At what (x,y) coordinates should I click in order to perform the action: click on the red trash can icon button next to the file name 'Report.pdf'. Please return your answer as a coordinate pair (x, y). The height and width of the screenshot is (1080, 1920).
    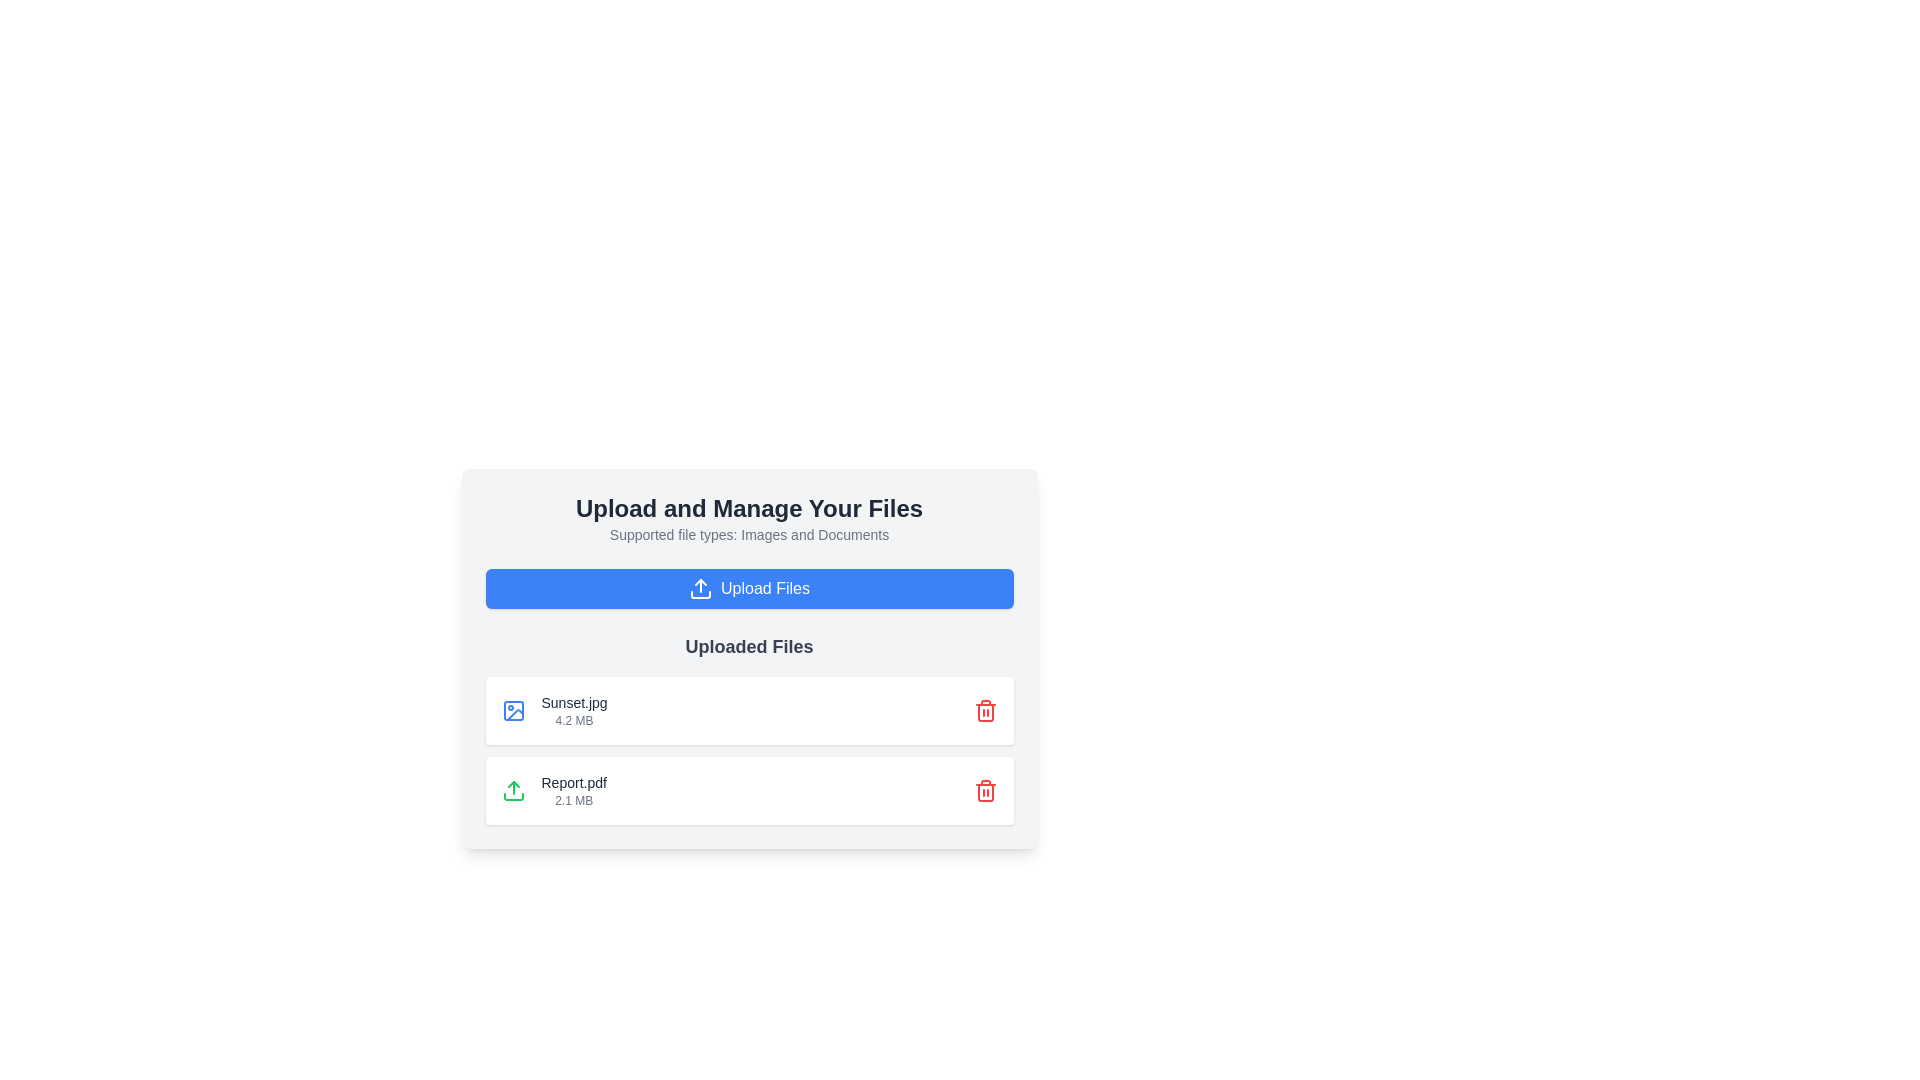
    Looking at the image, I should click on (985, 789).